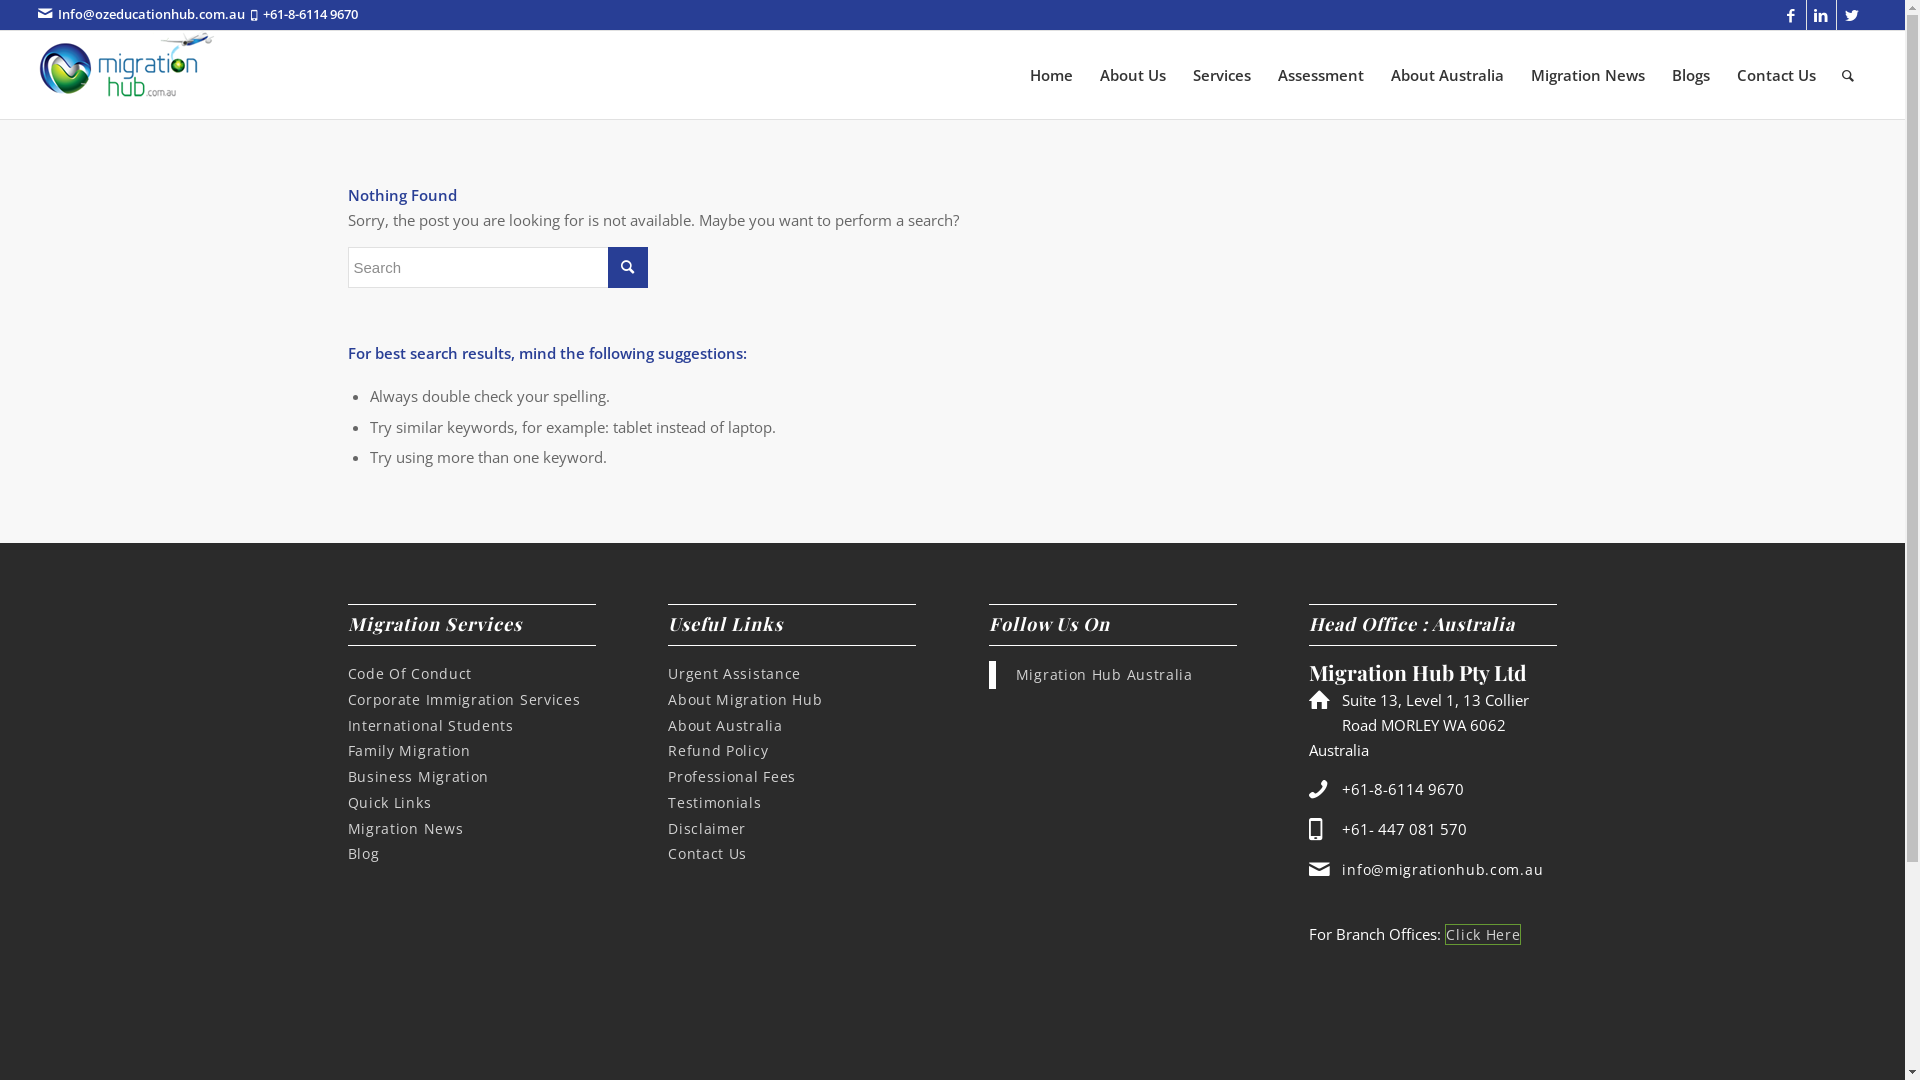  I want to click on 'Quick Links', so click(389, 801).